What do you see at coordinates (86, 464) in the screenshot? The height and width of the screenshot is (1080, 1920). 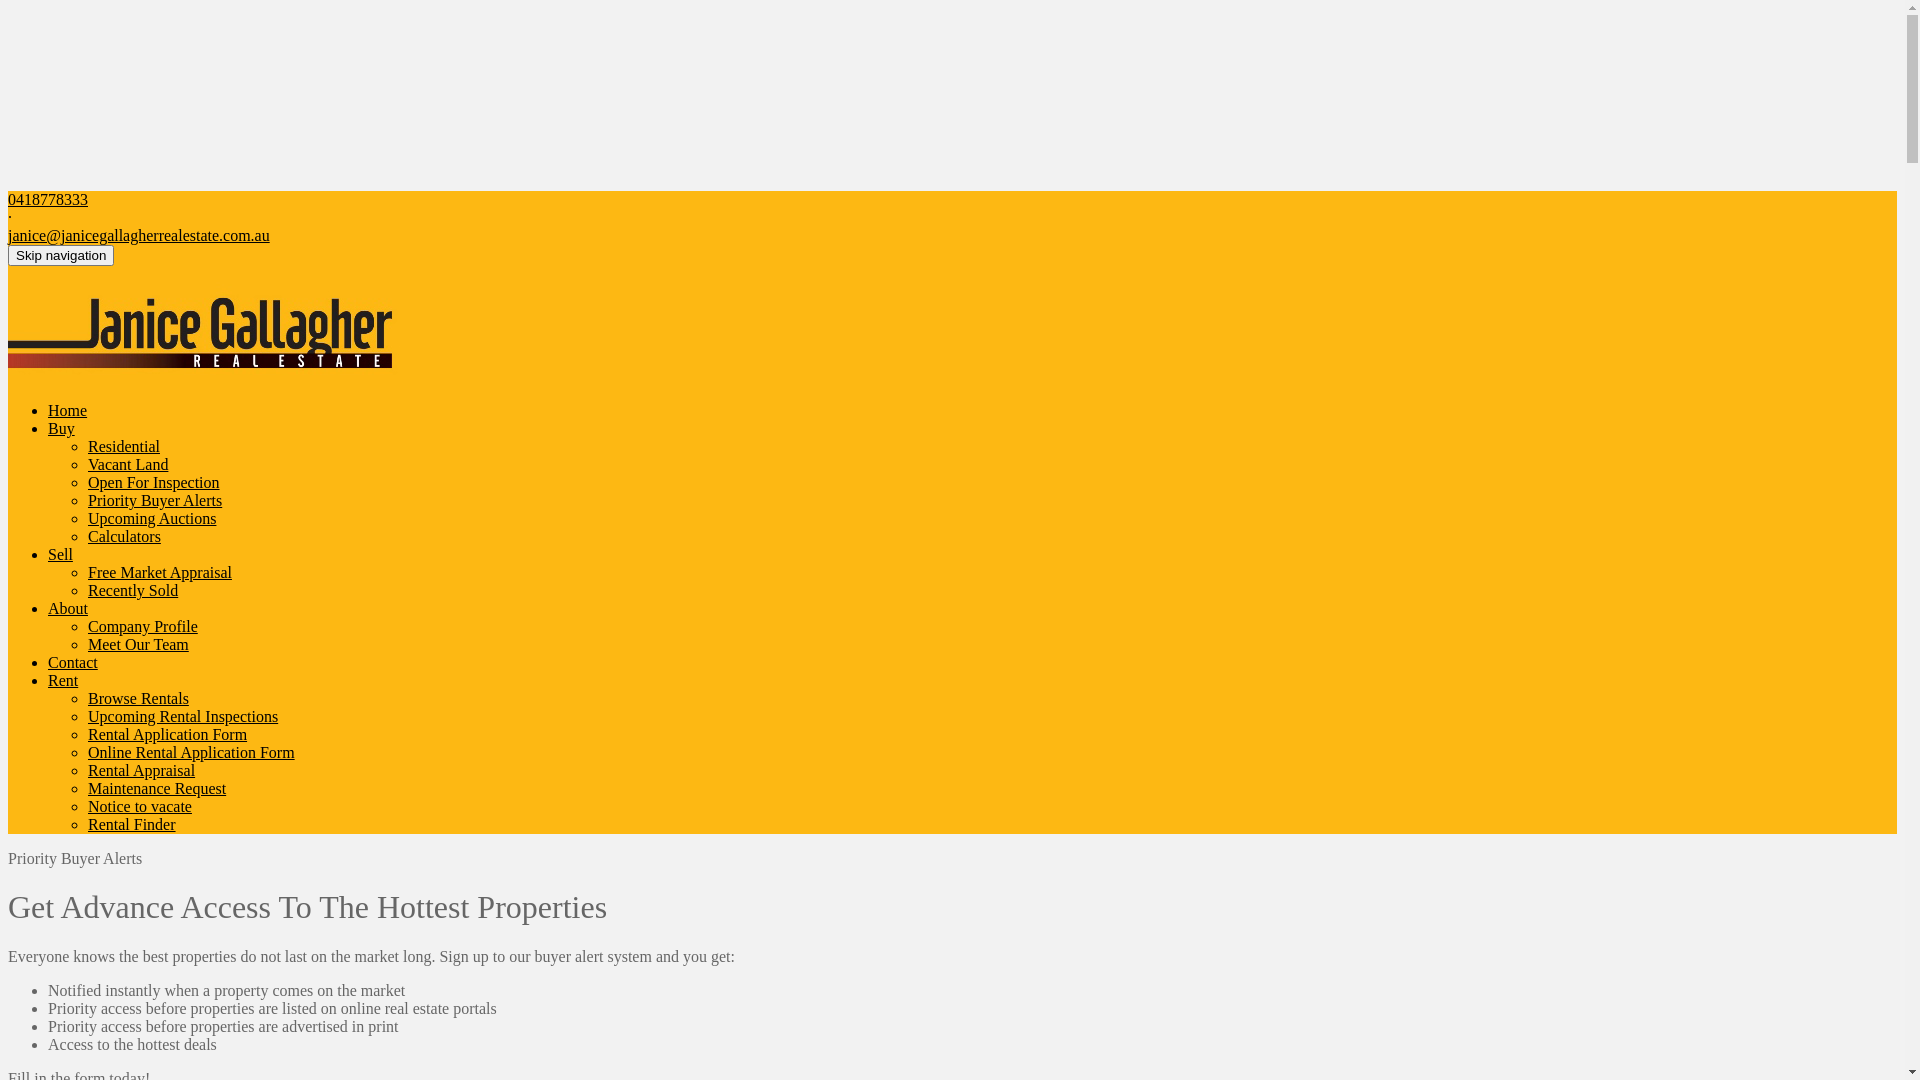 I see `'Vacant Land'` at bounding box center [86, 464].